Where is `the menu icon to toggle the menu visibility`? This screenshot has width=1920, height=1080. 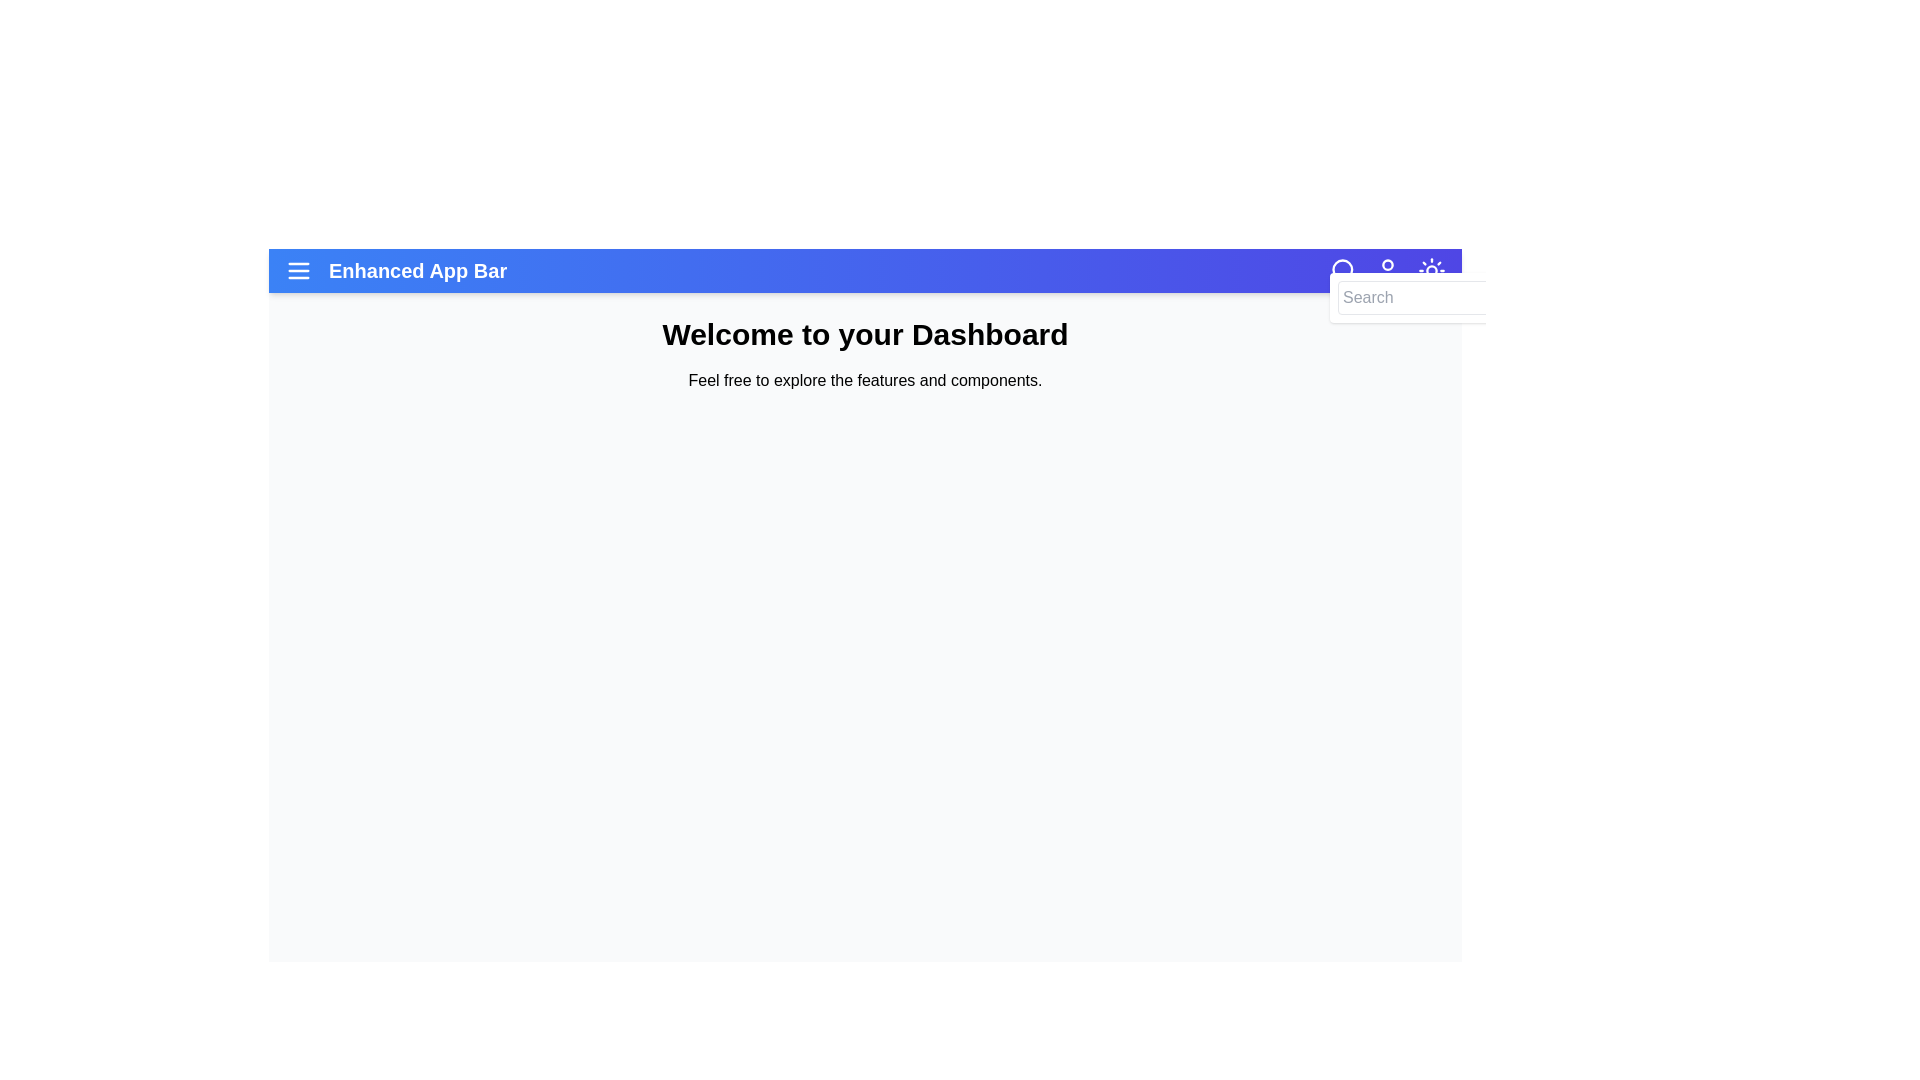 the menu icon to toggle the menu visibility is located at coordinates (297, 270).